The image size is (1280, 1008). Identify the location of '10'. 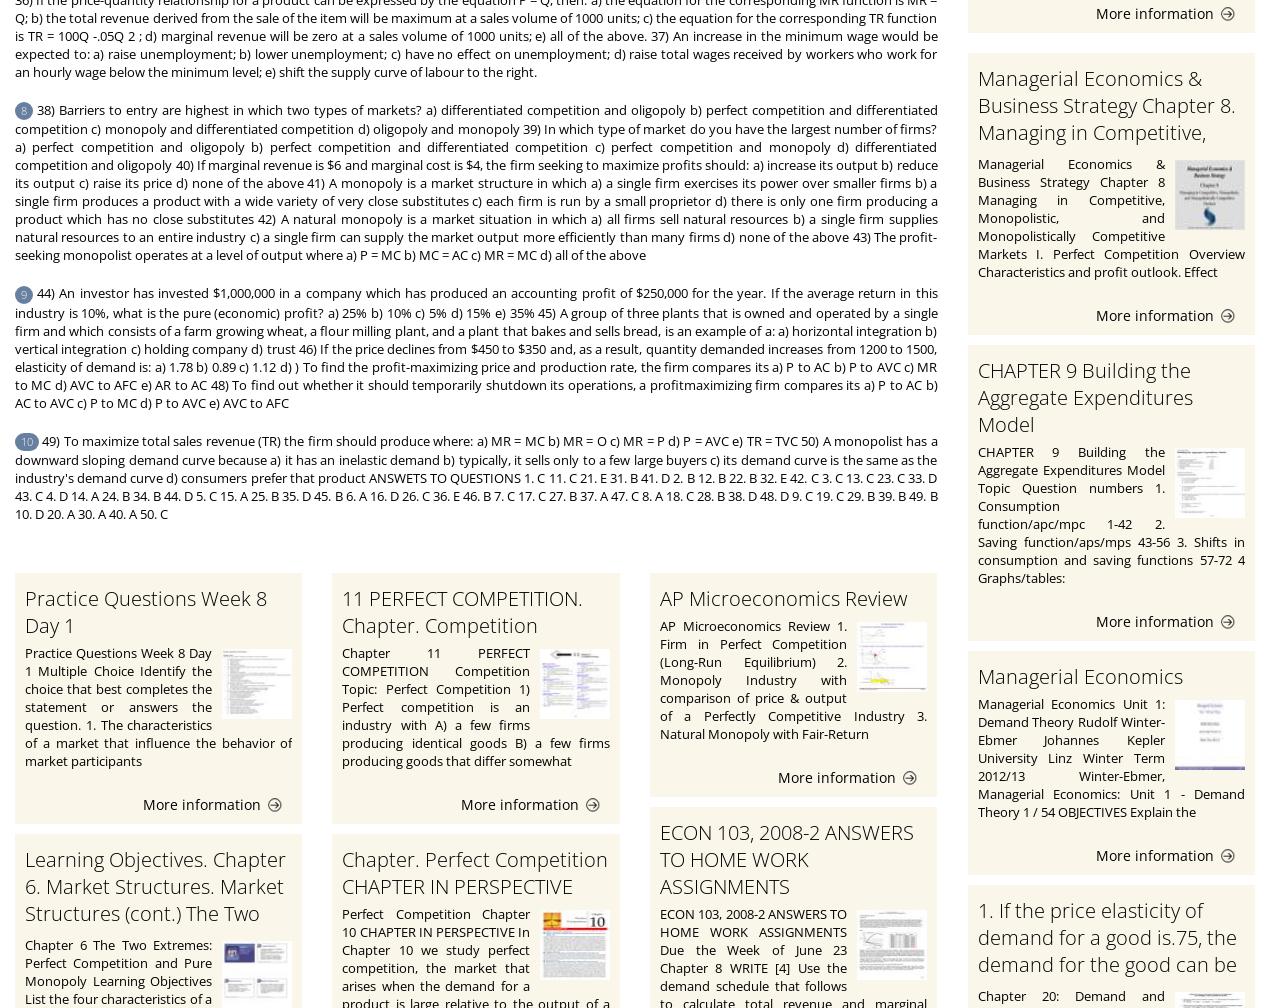
(27, 441).